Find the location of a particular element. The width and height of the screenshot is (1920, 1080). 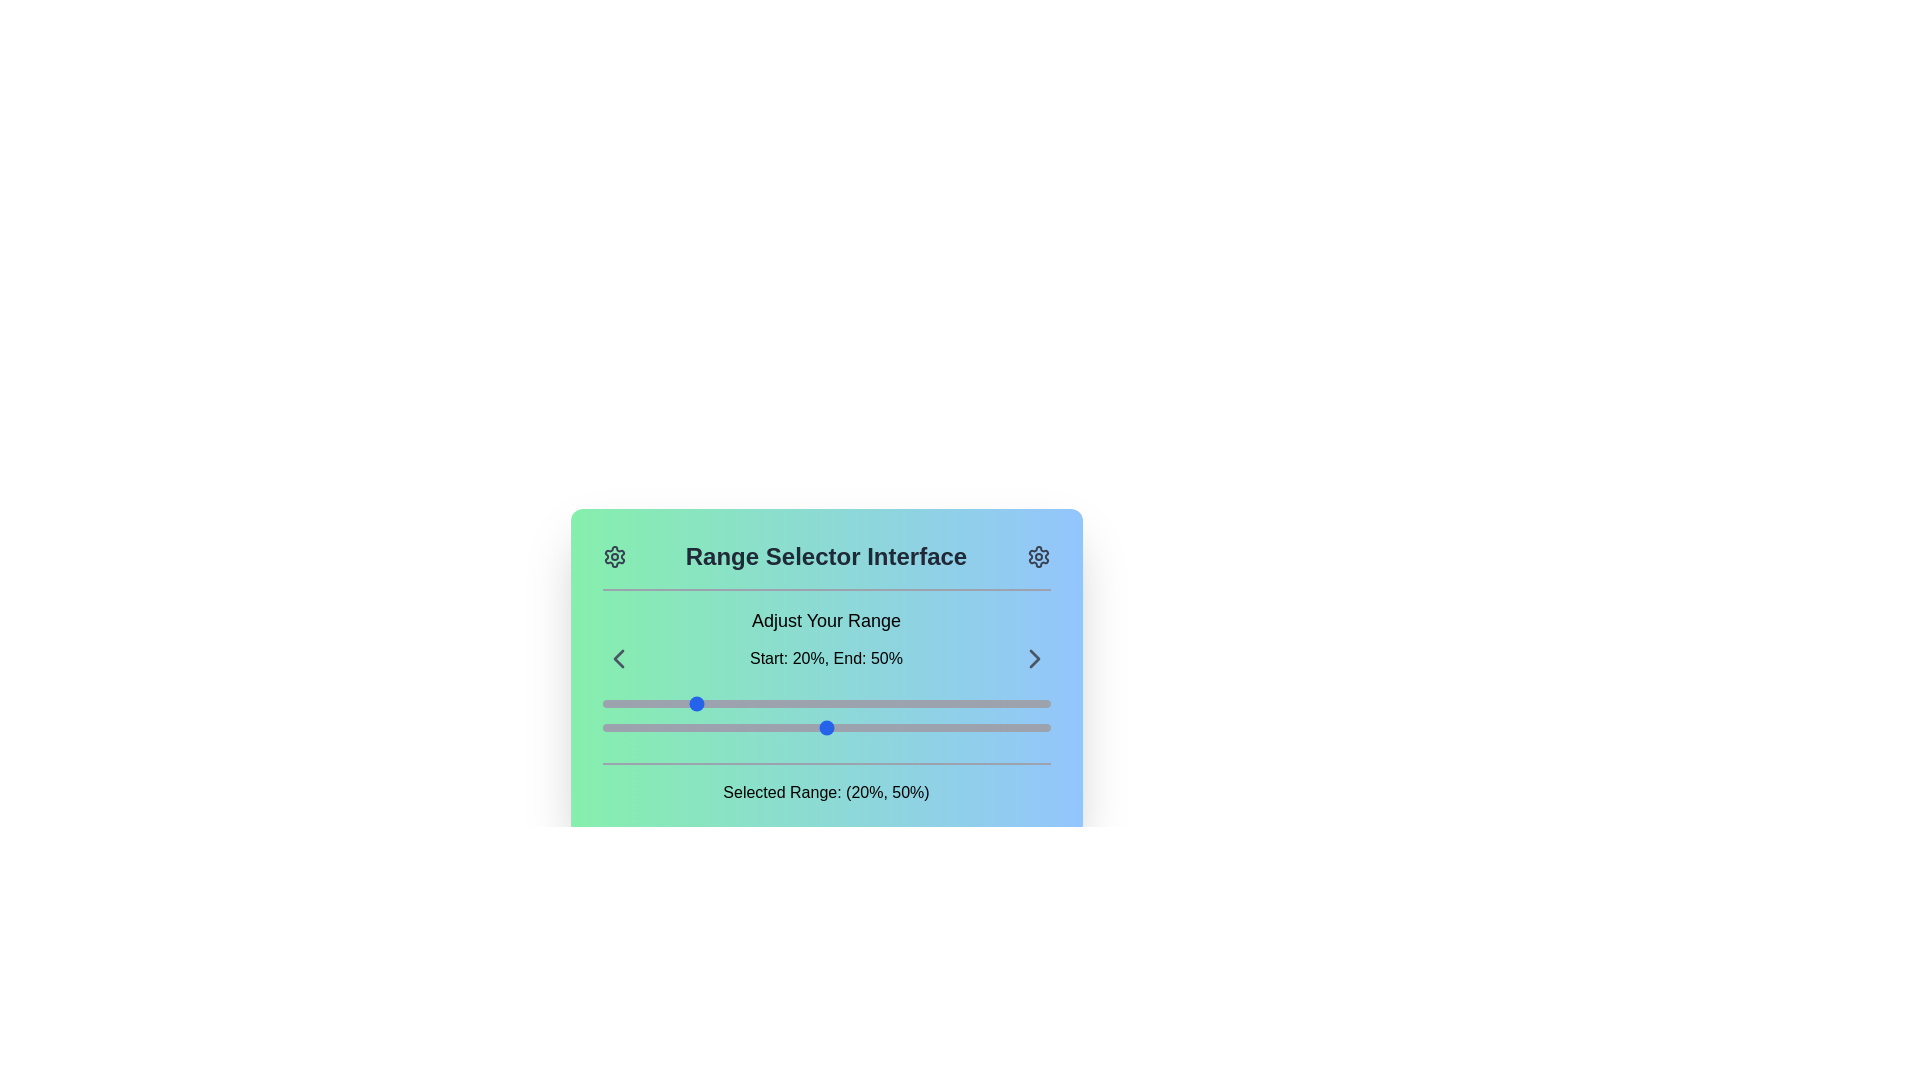

the rightward navigation arrow icon is located at coordinates (1034, 659).